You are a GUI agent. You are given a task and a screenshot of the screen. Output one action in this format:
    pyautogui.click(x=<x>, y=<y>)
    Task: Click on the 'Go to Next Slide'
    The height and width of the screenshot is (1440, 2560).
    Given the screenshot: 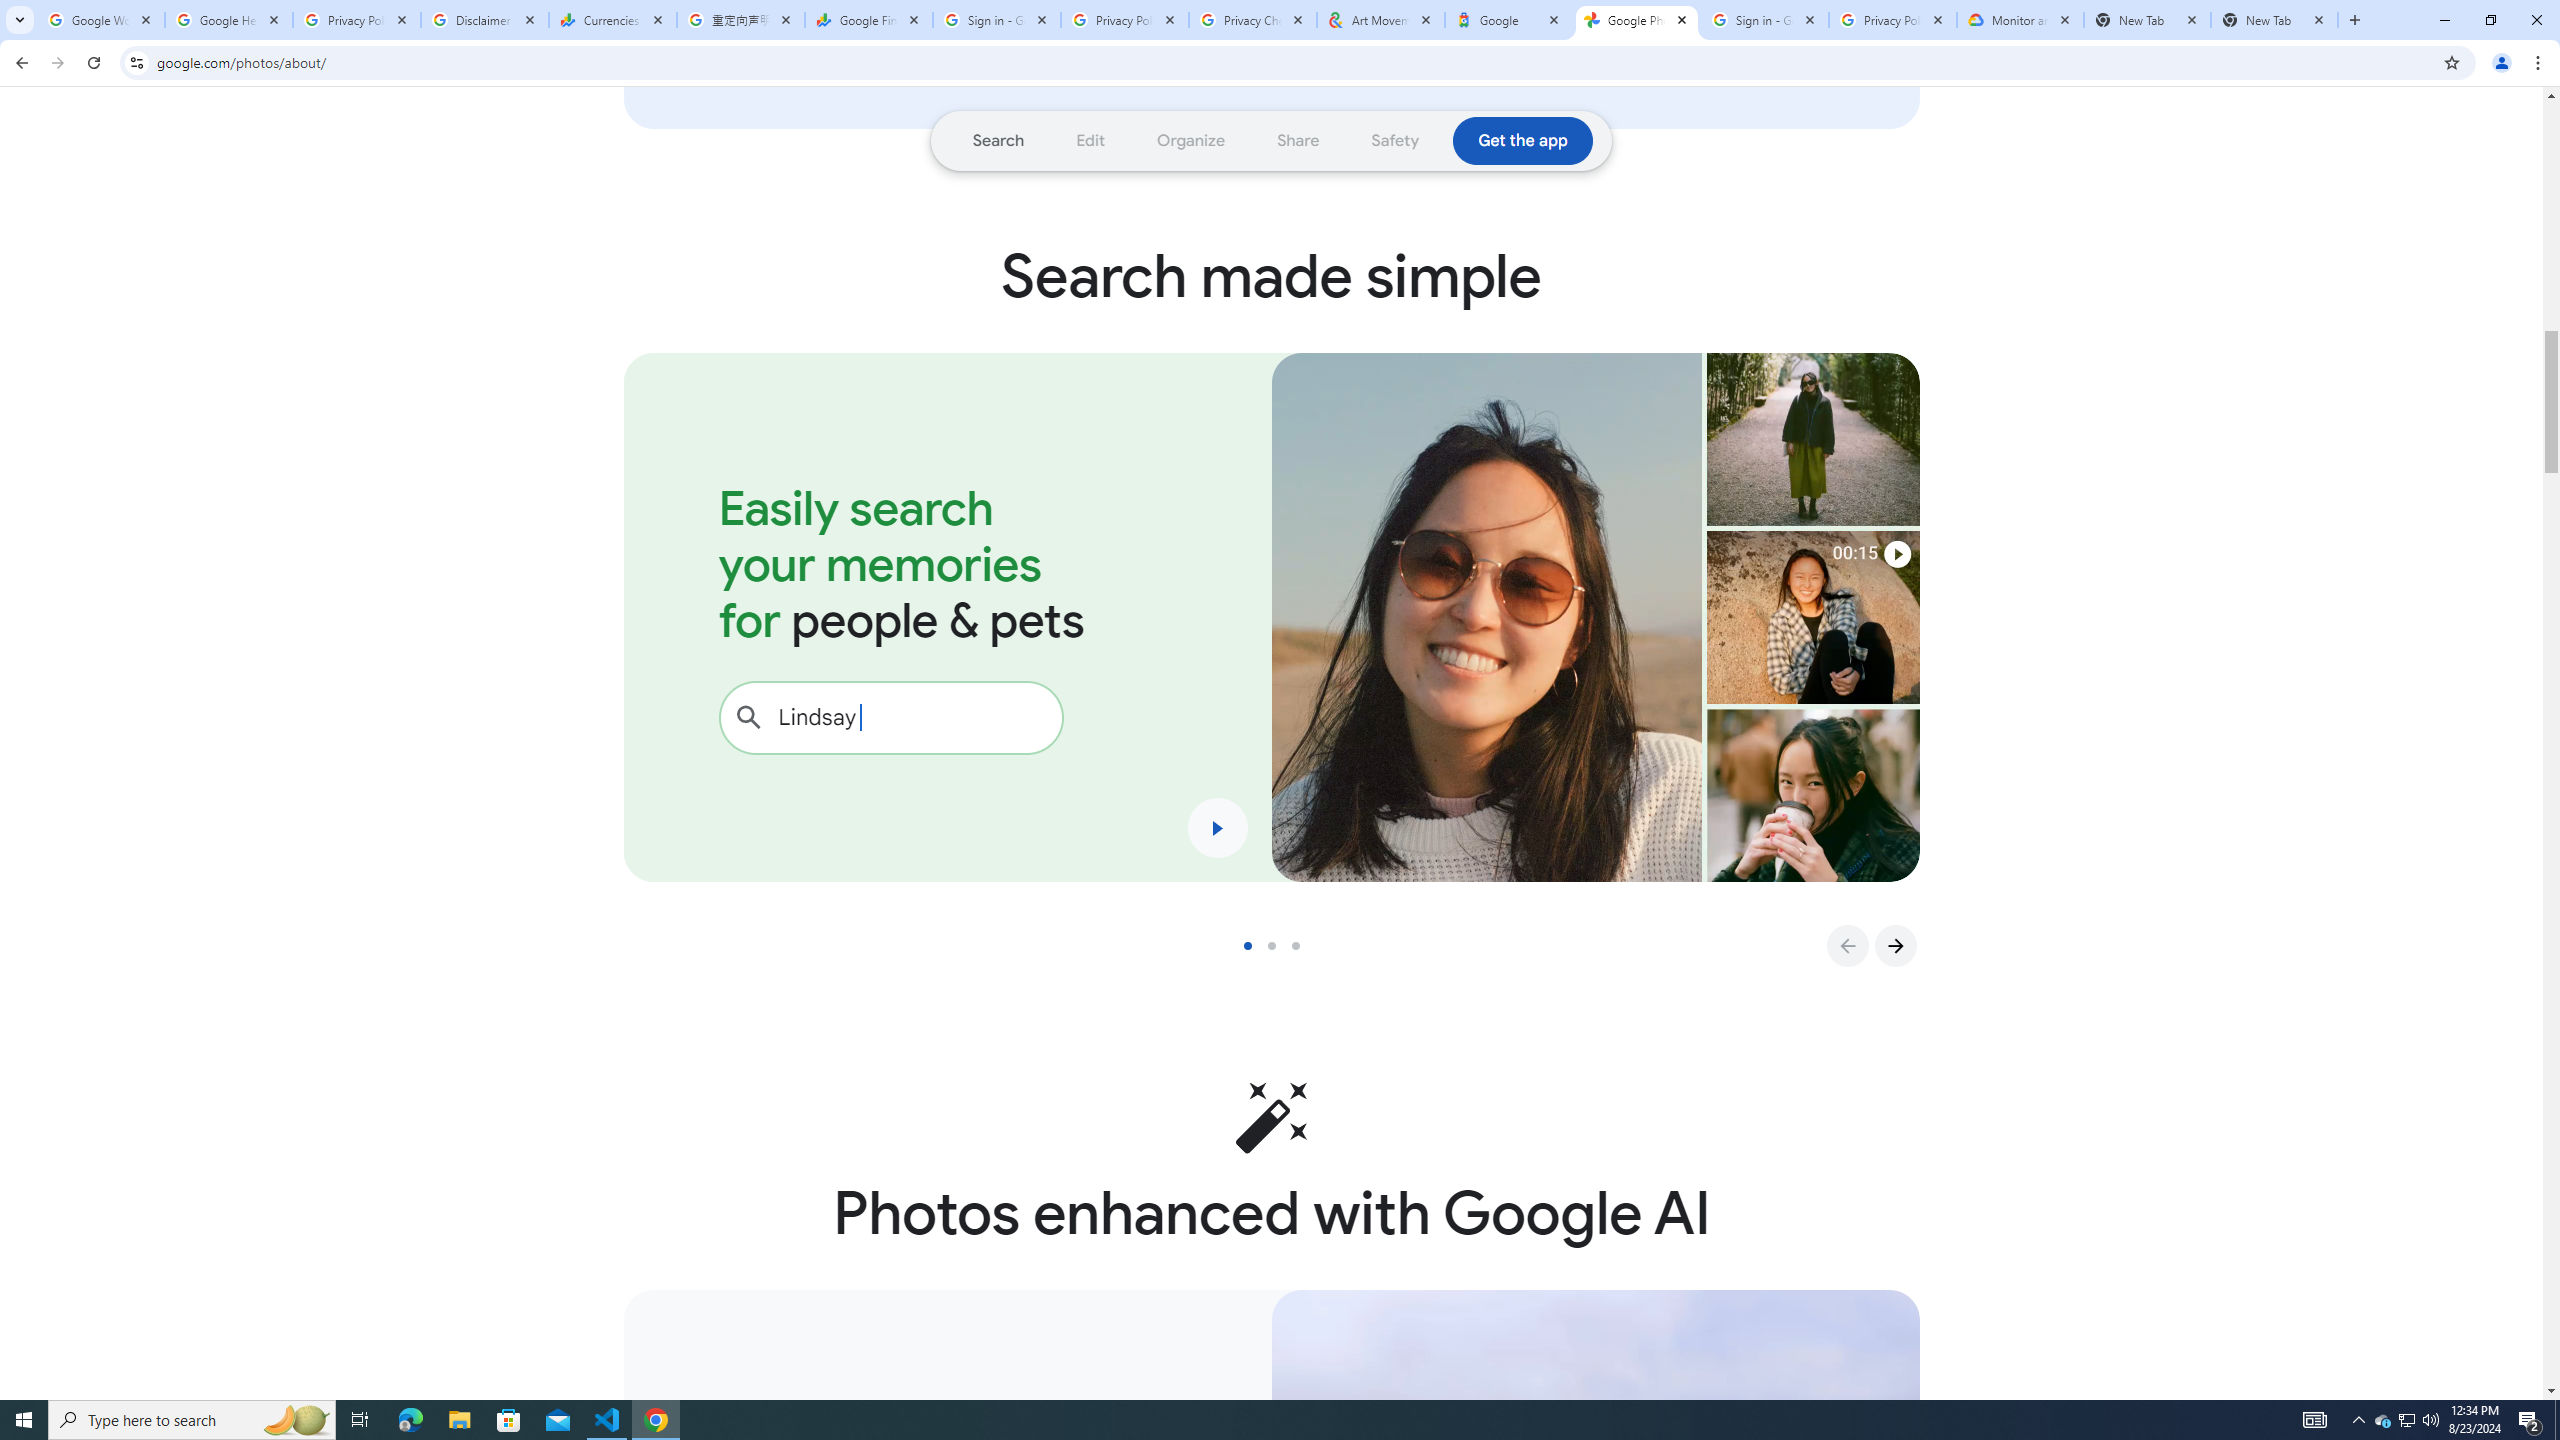 What is the action you would take?
    pyautogui.click(x=1895, y=945)
    